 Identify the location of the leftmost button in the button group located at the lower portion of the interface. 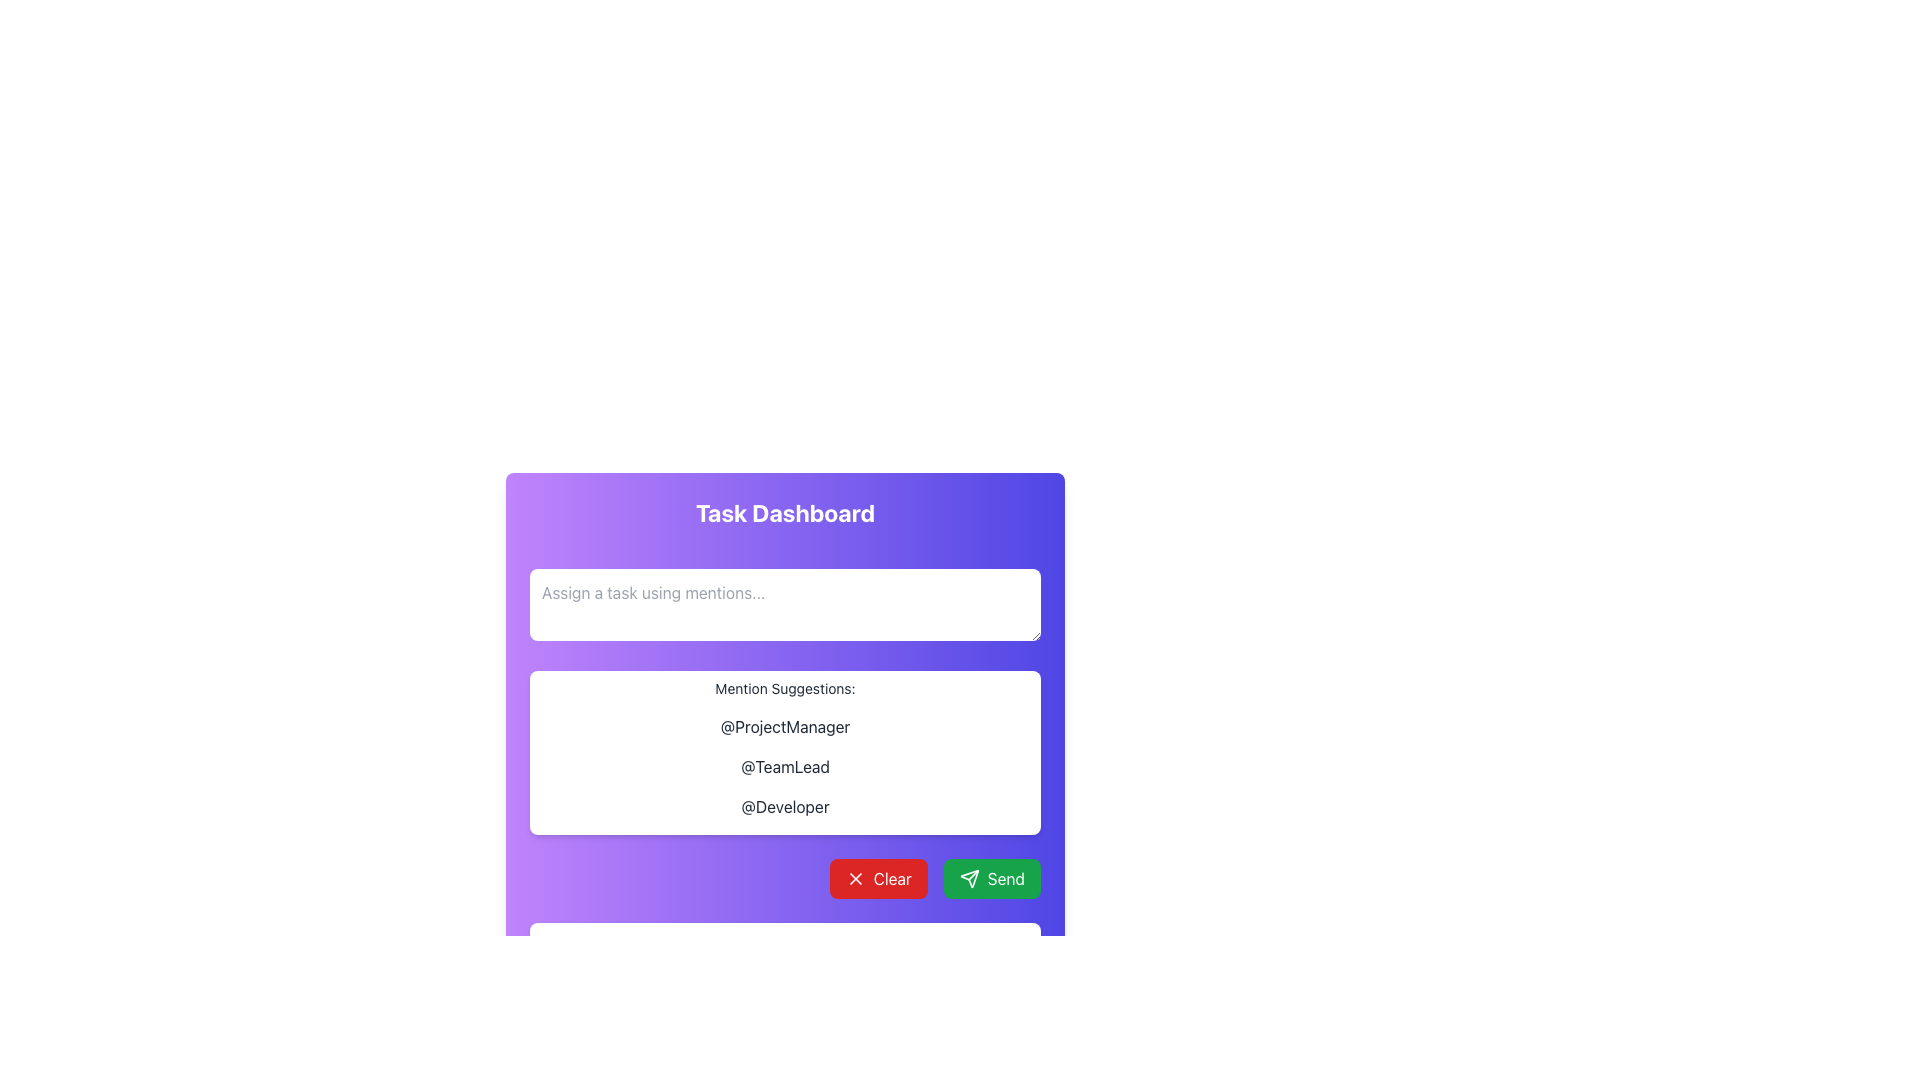
(878, 878).